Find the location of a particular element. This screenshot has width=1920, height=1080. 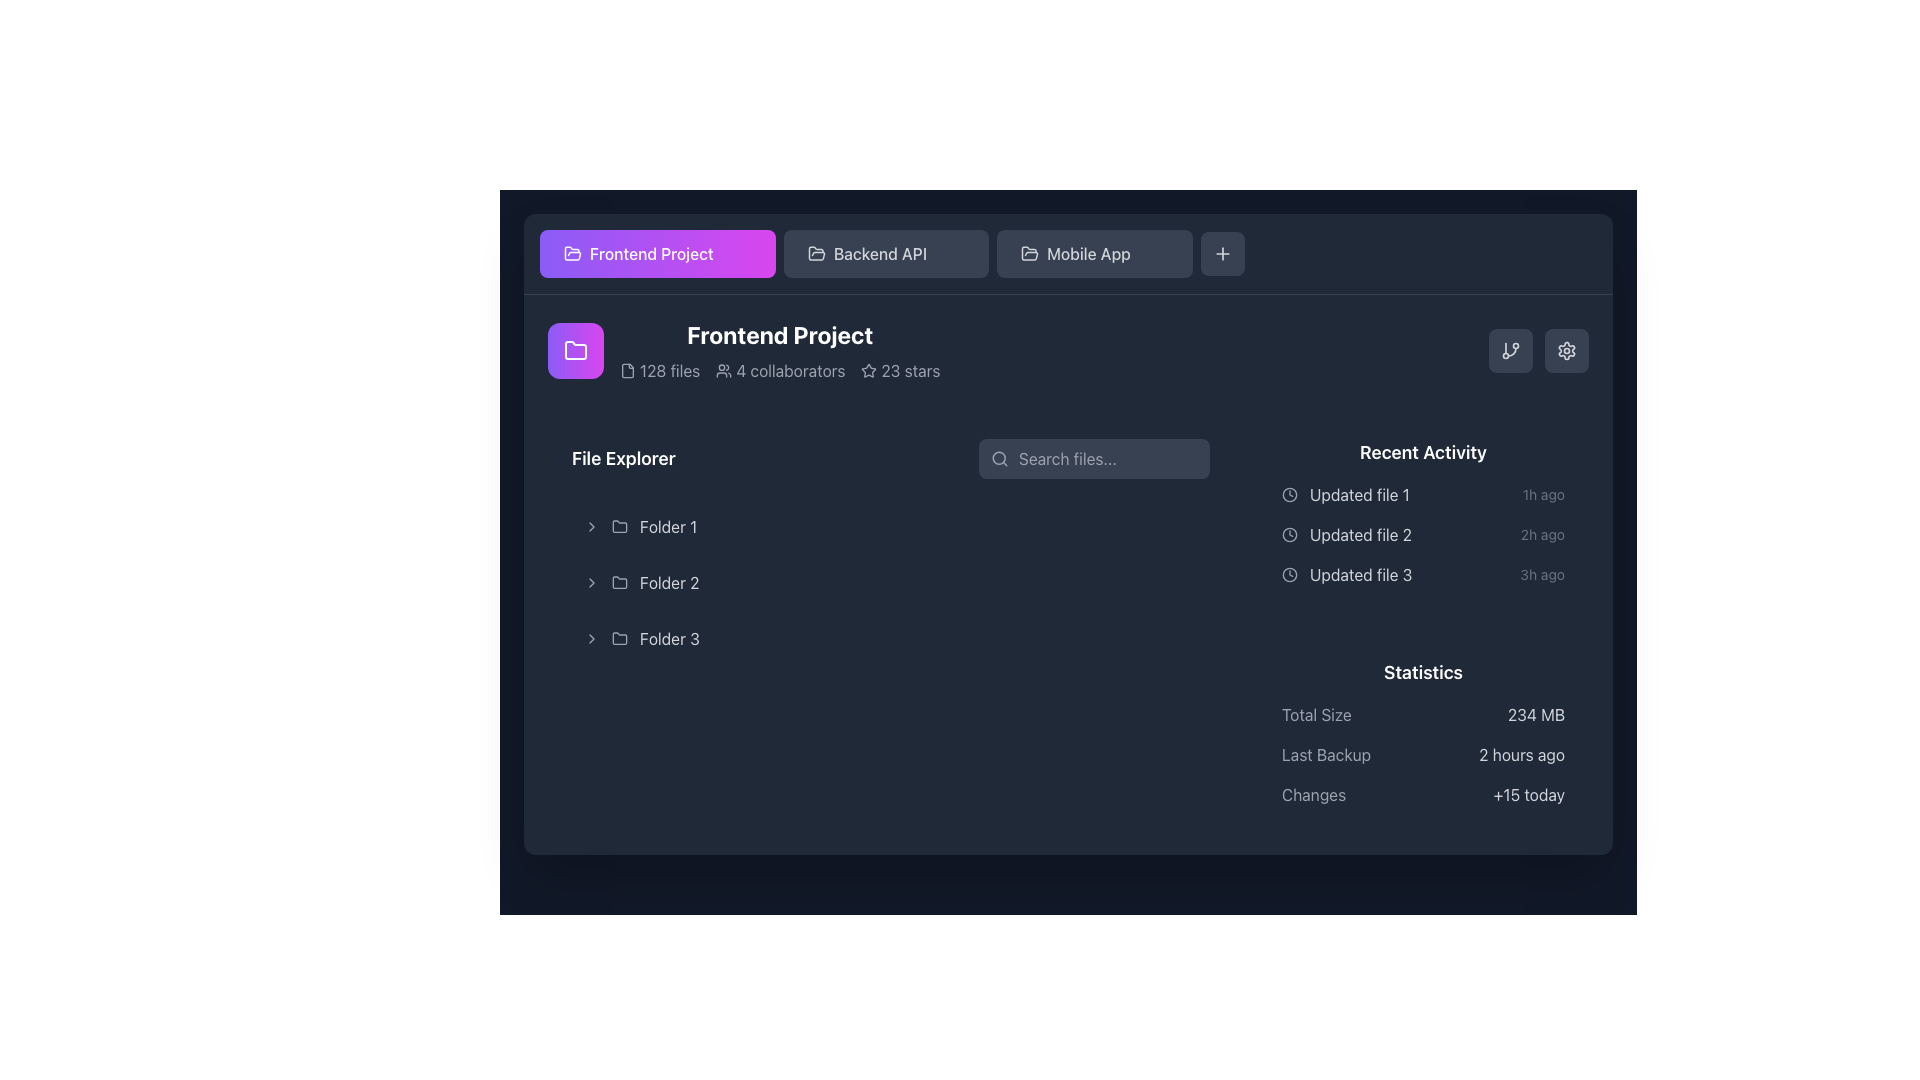

the information presented in the 'Last Backup' row of the Text block with statistical labels and data located in the 'Statistics' section at the bottom right of the interface is located at coordinates (1422, 755).